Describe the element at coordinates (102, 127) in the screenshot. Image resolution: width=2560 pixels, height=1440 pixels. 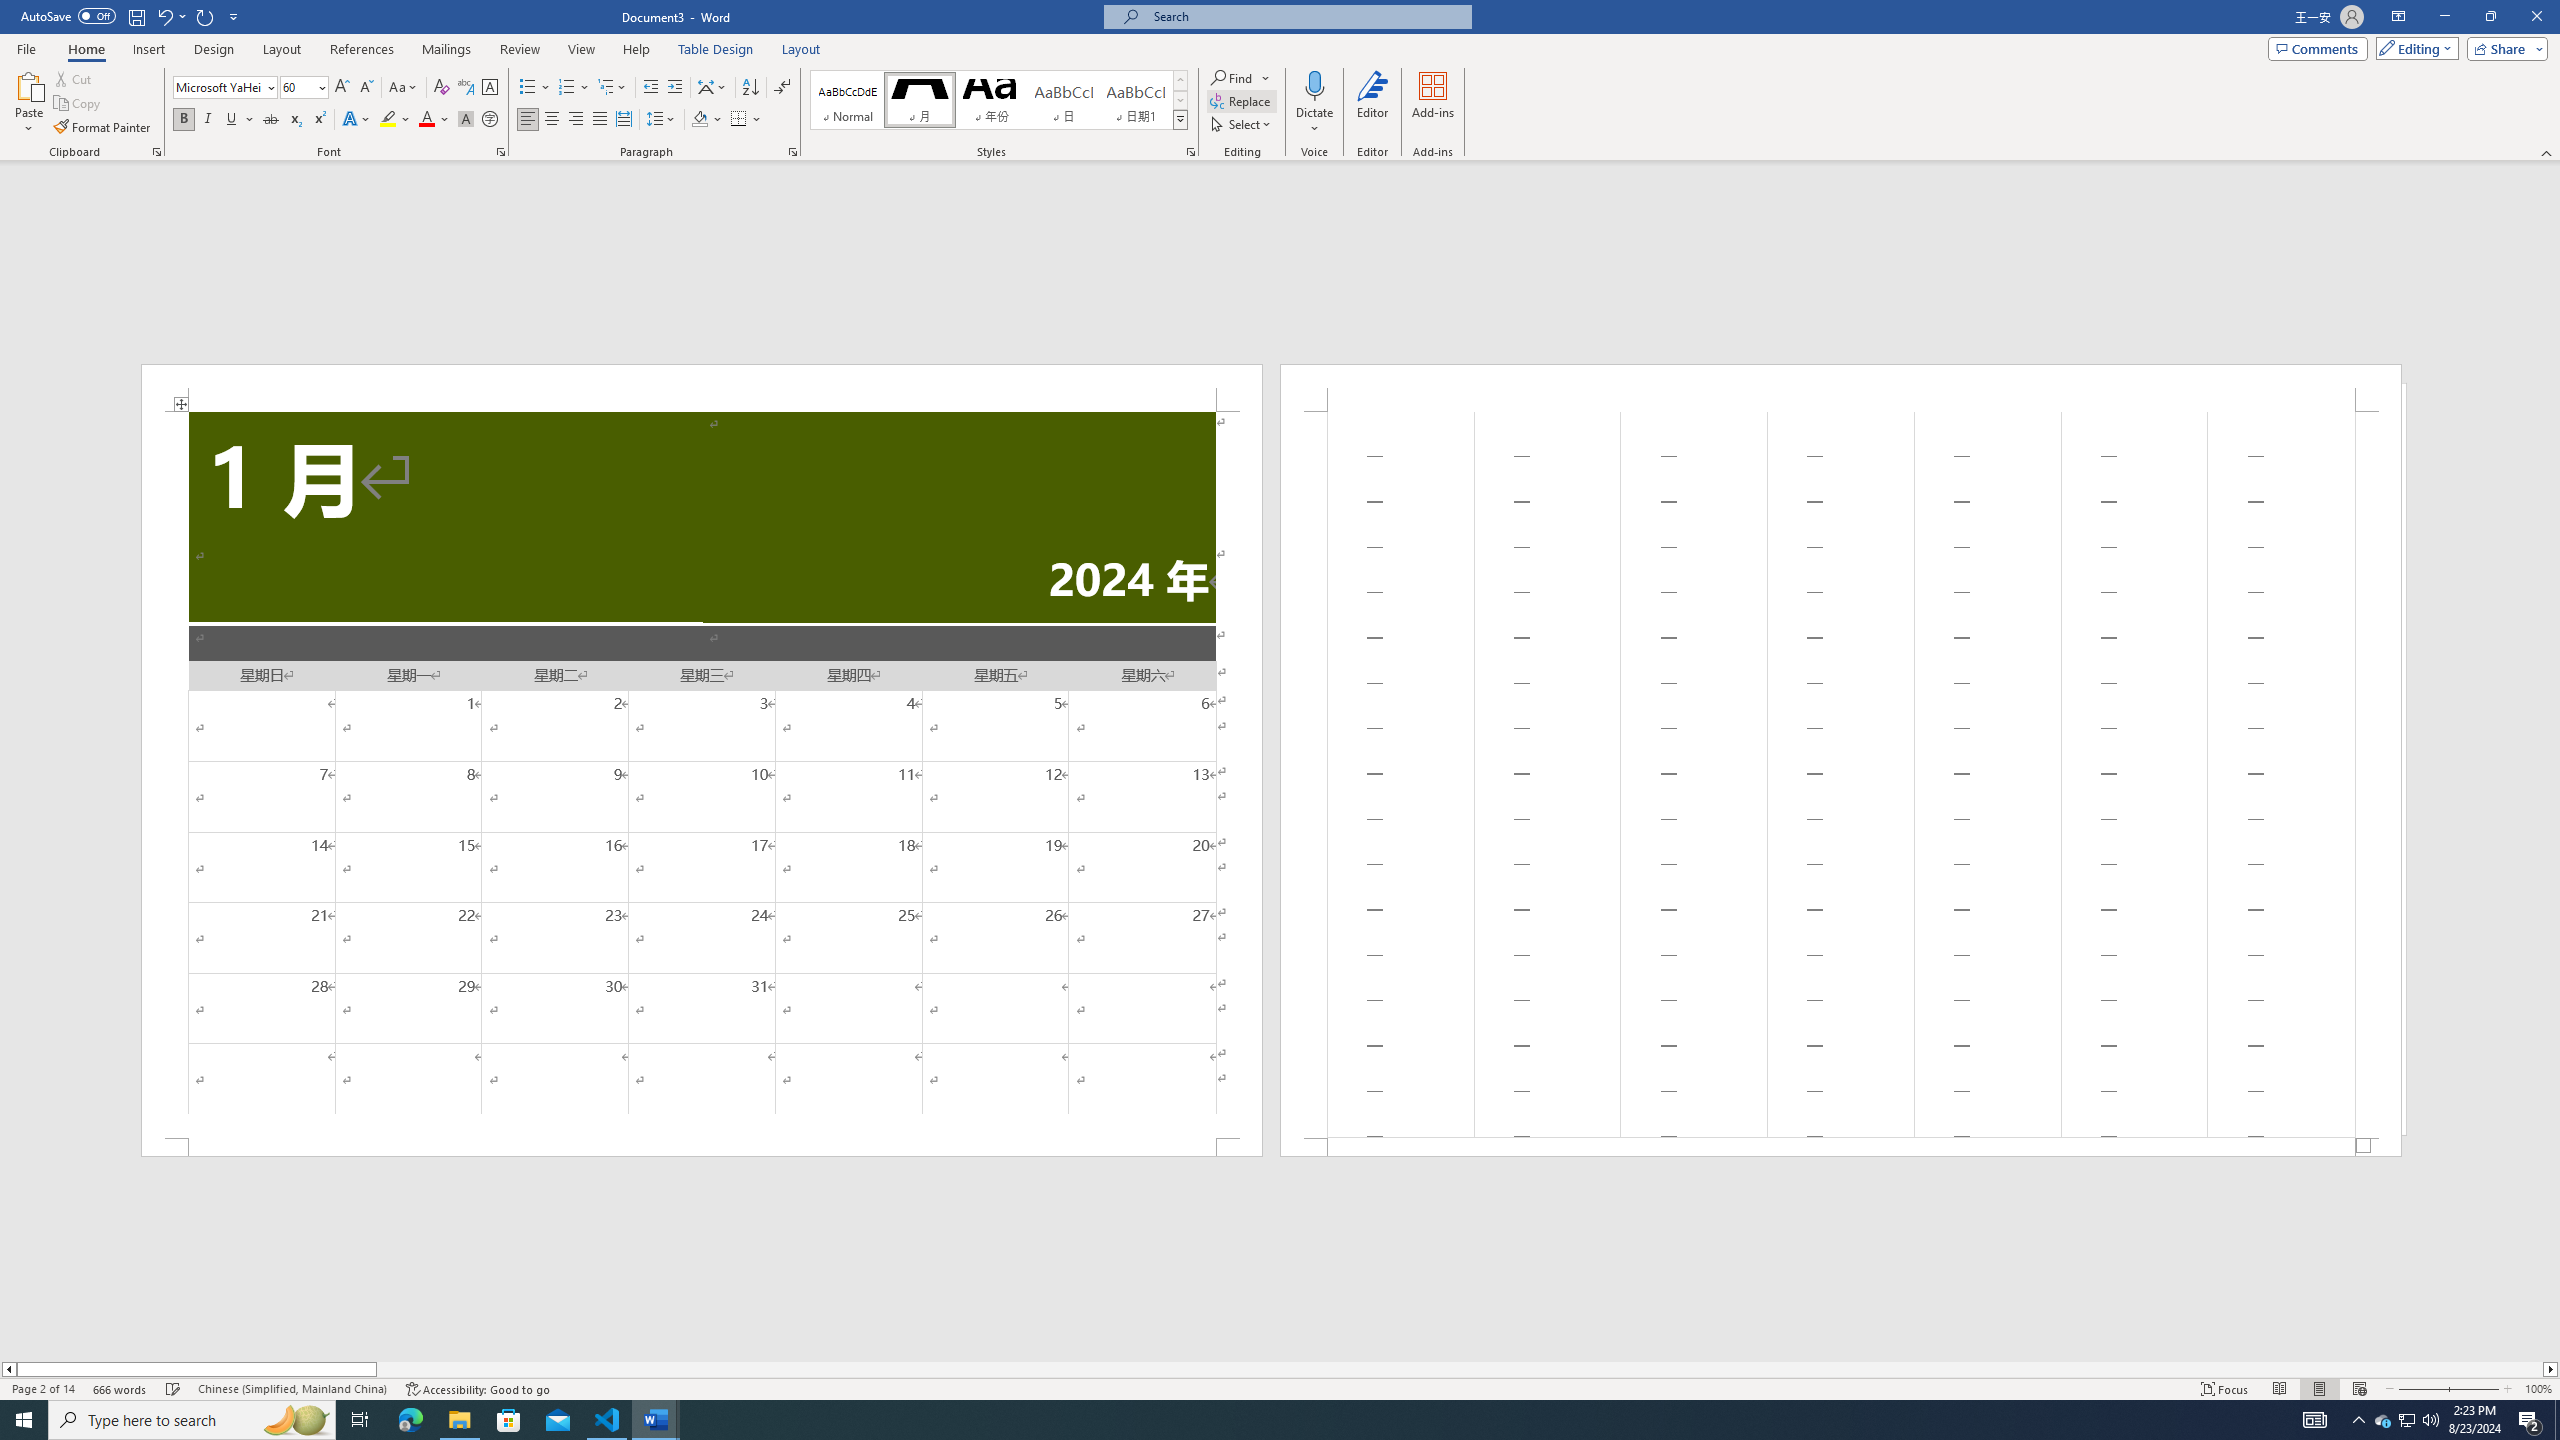
I see `'Format Painter'` at that location.